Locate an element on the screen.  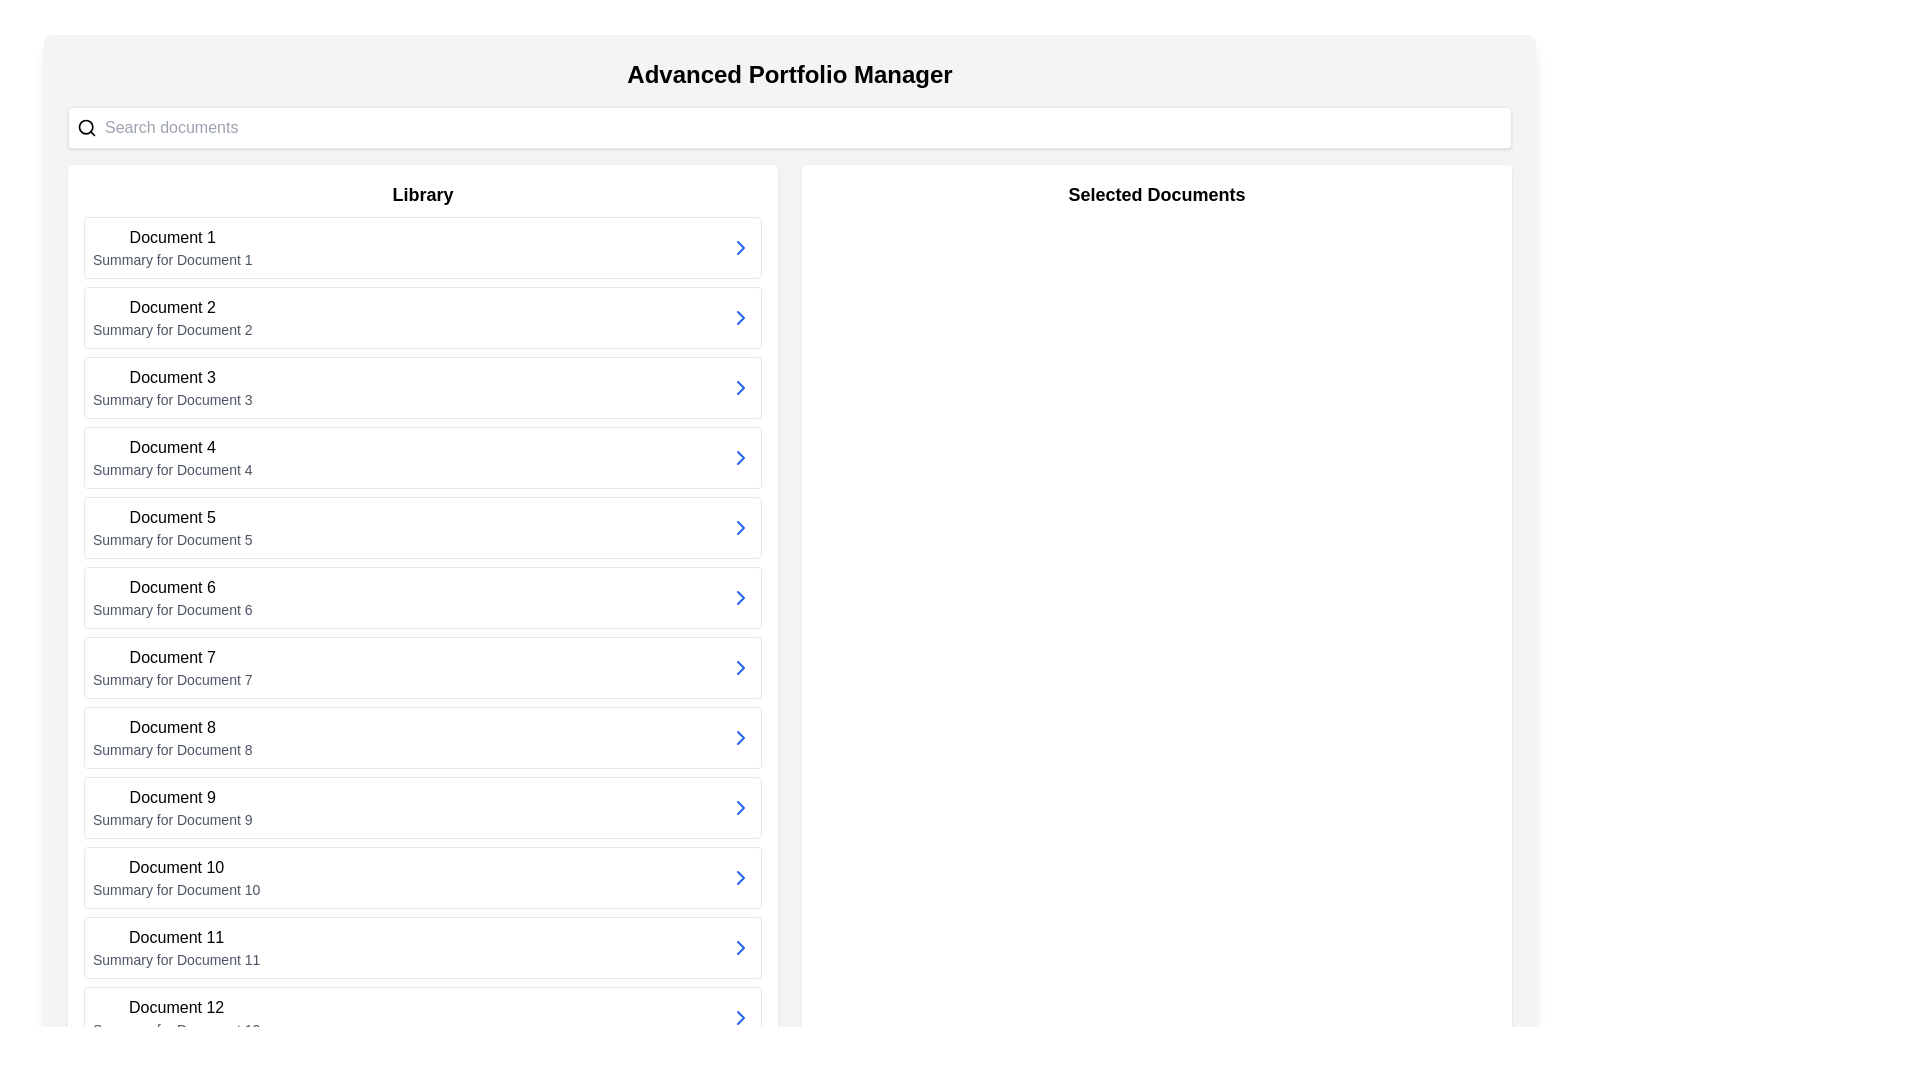
the text label displaying 'Document 4' located in the 'Library' section, specifically the fourth item from the top of the list on the left panel of the interface is located at coordinates (172, 446).